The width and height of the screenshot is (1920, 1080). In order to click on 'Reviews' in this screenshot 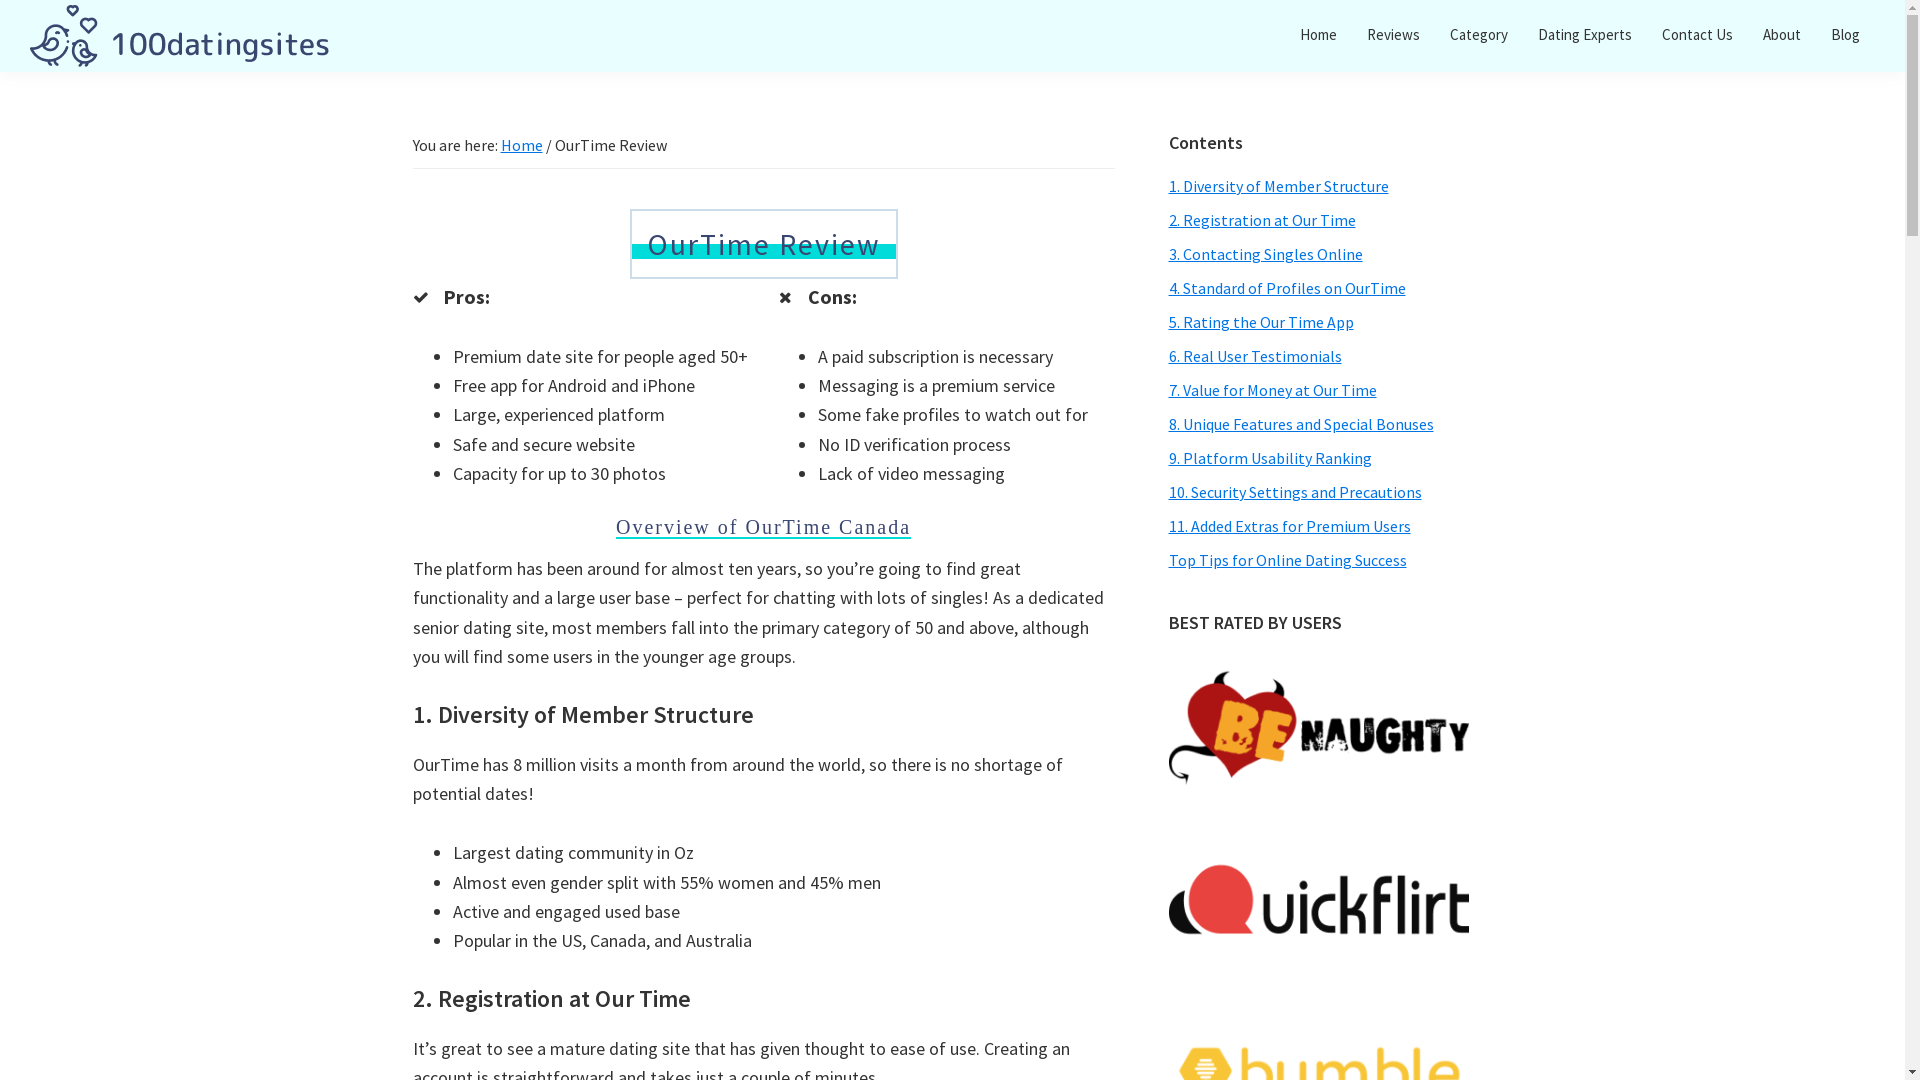, I will do `click(1392, 34)`.